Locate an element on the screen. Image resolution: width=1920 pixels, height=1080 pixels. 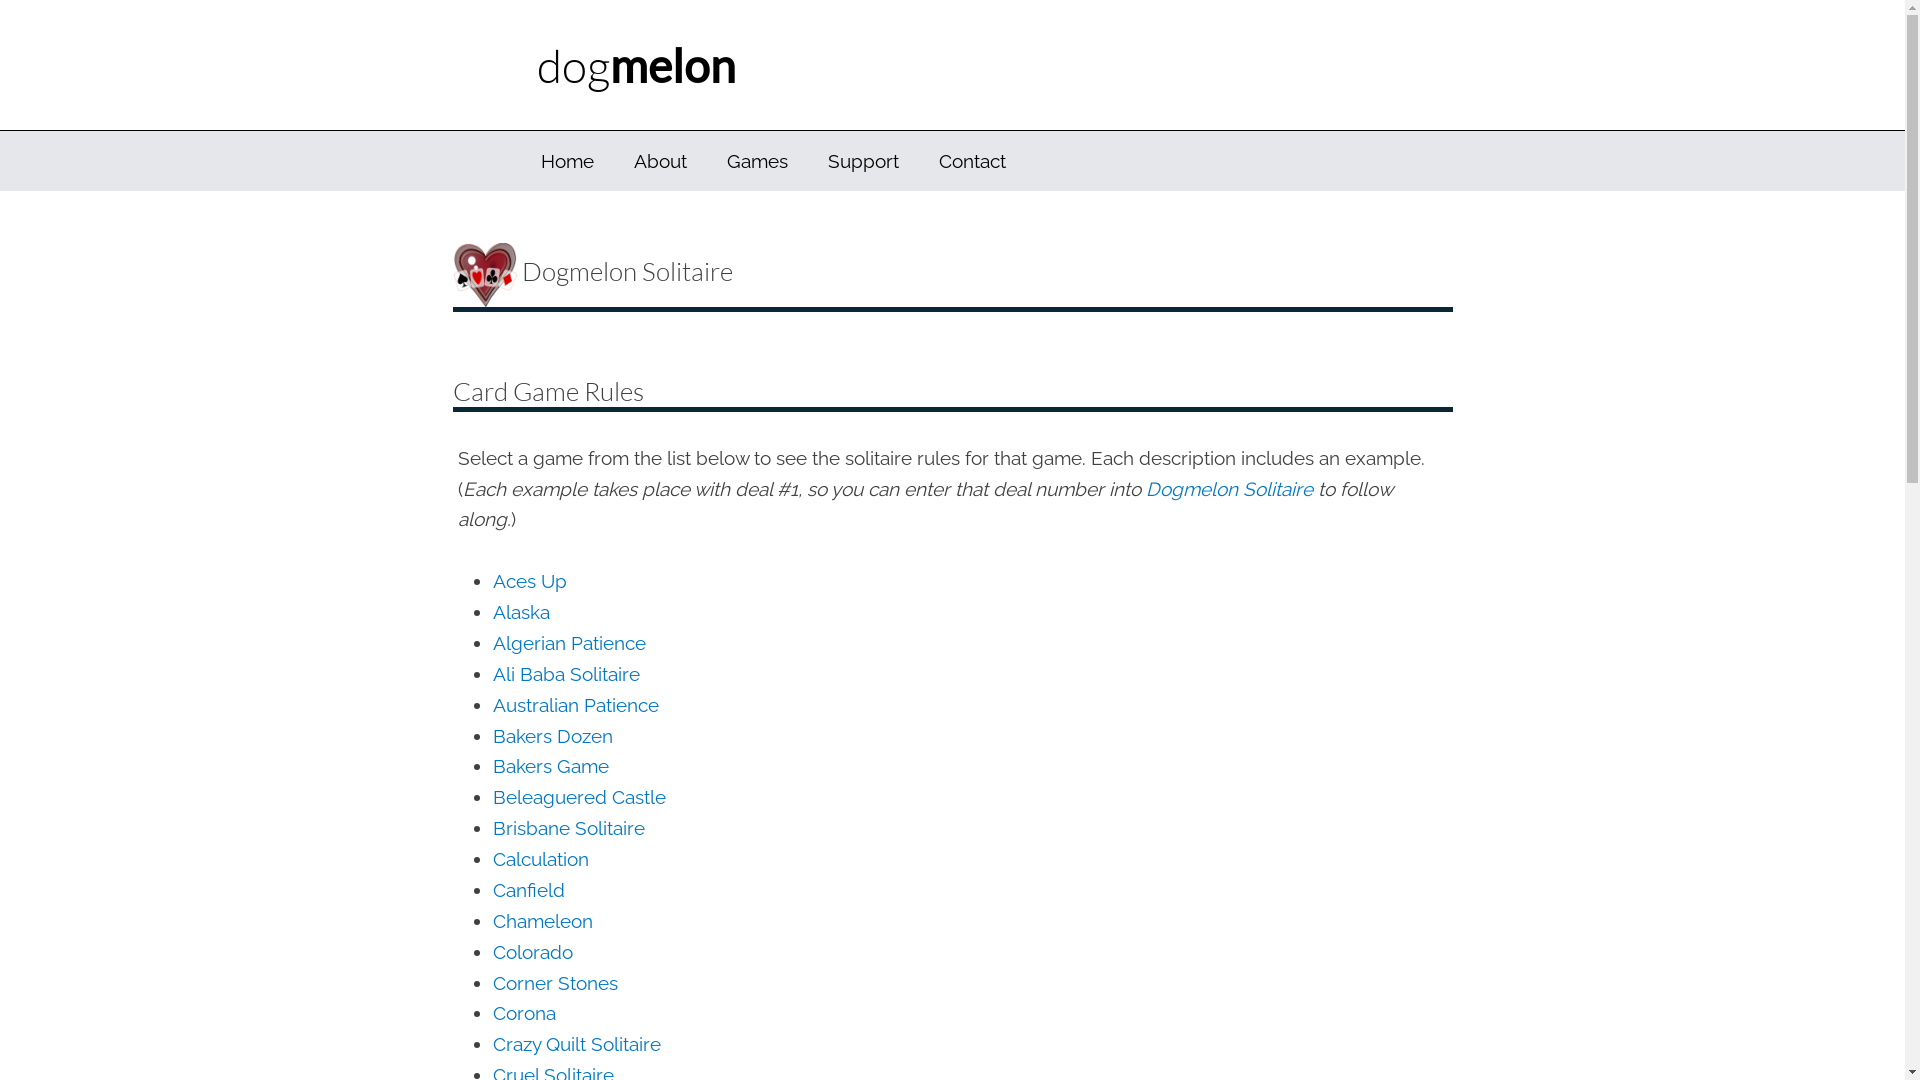
'Aces Up' is located at coordinates (528, 581).